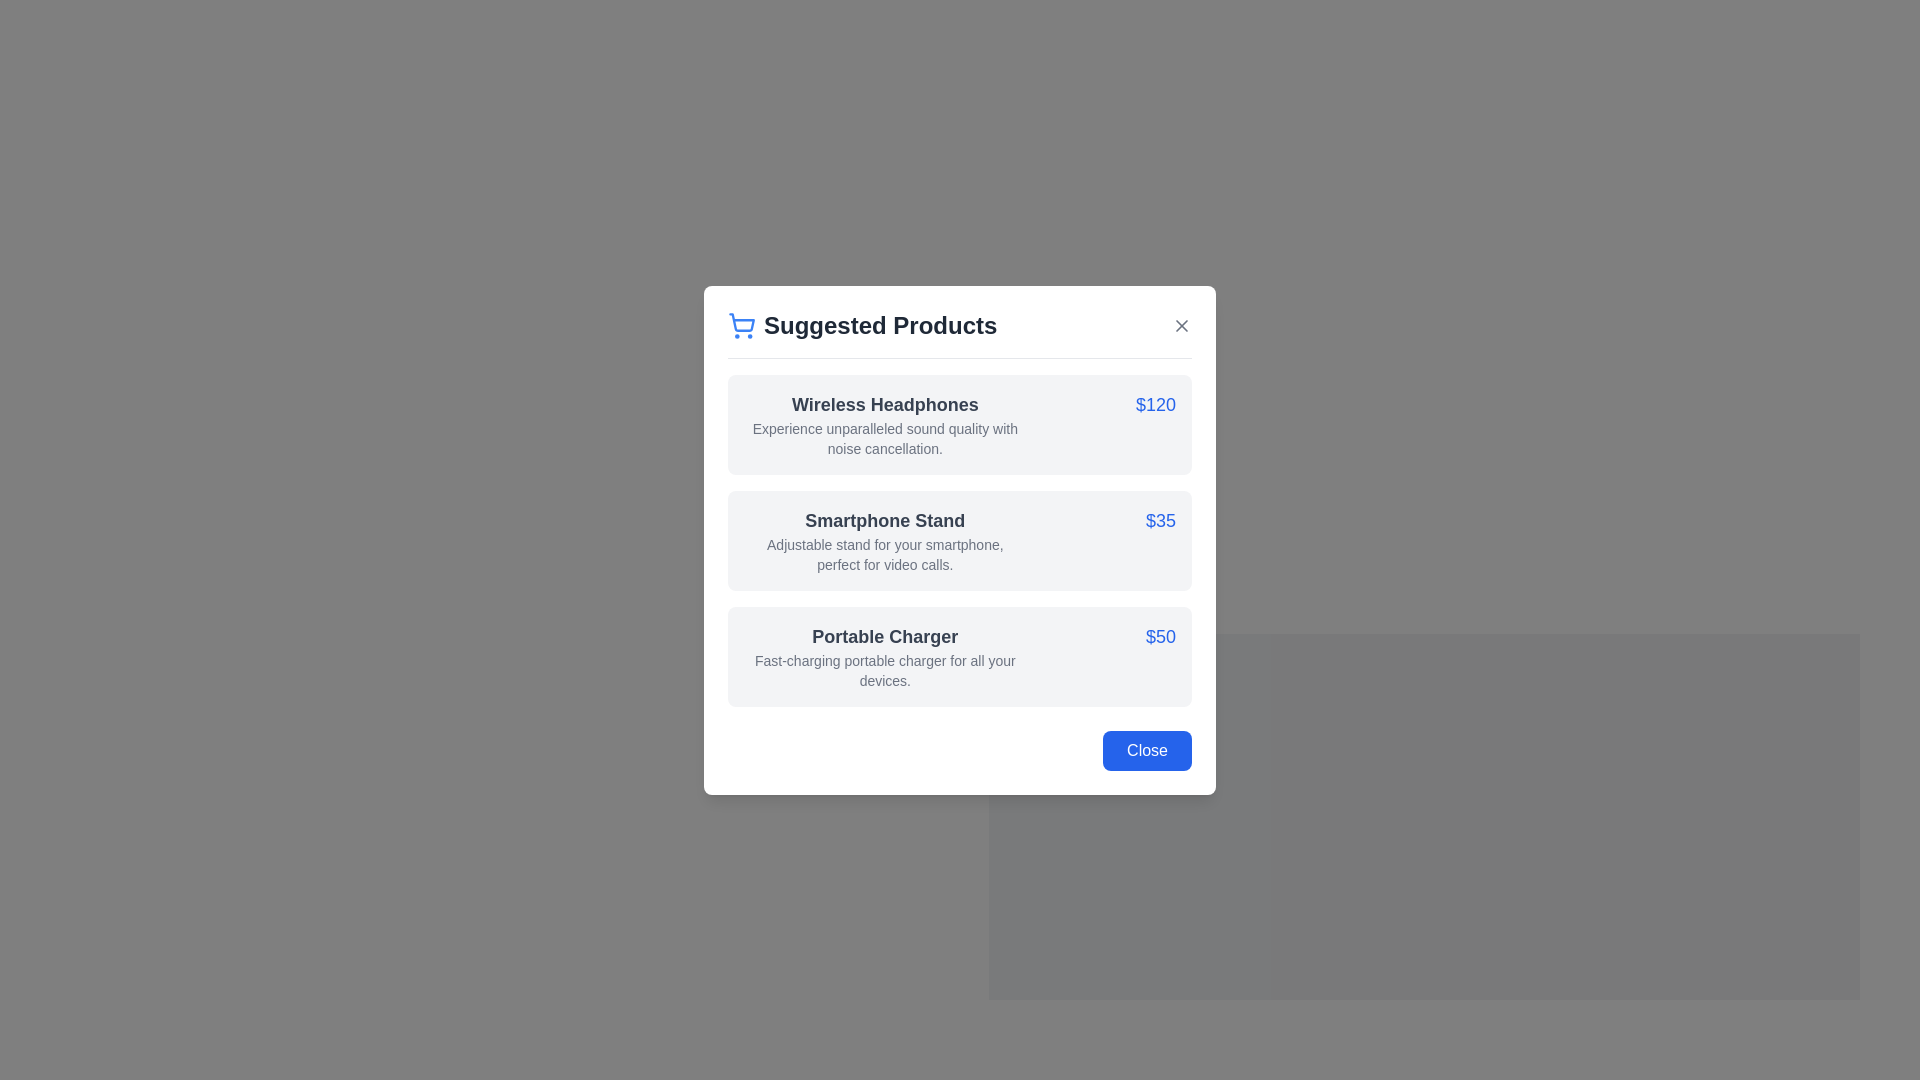  I want to click on the text block titled 'Wireless Headphones', which is prominently displayed at the top of the 'Suggested Products' modal, so click(884, 423).